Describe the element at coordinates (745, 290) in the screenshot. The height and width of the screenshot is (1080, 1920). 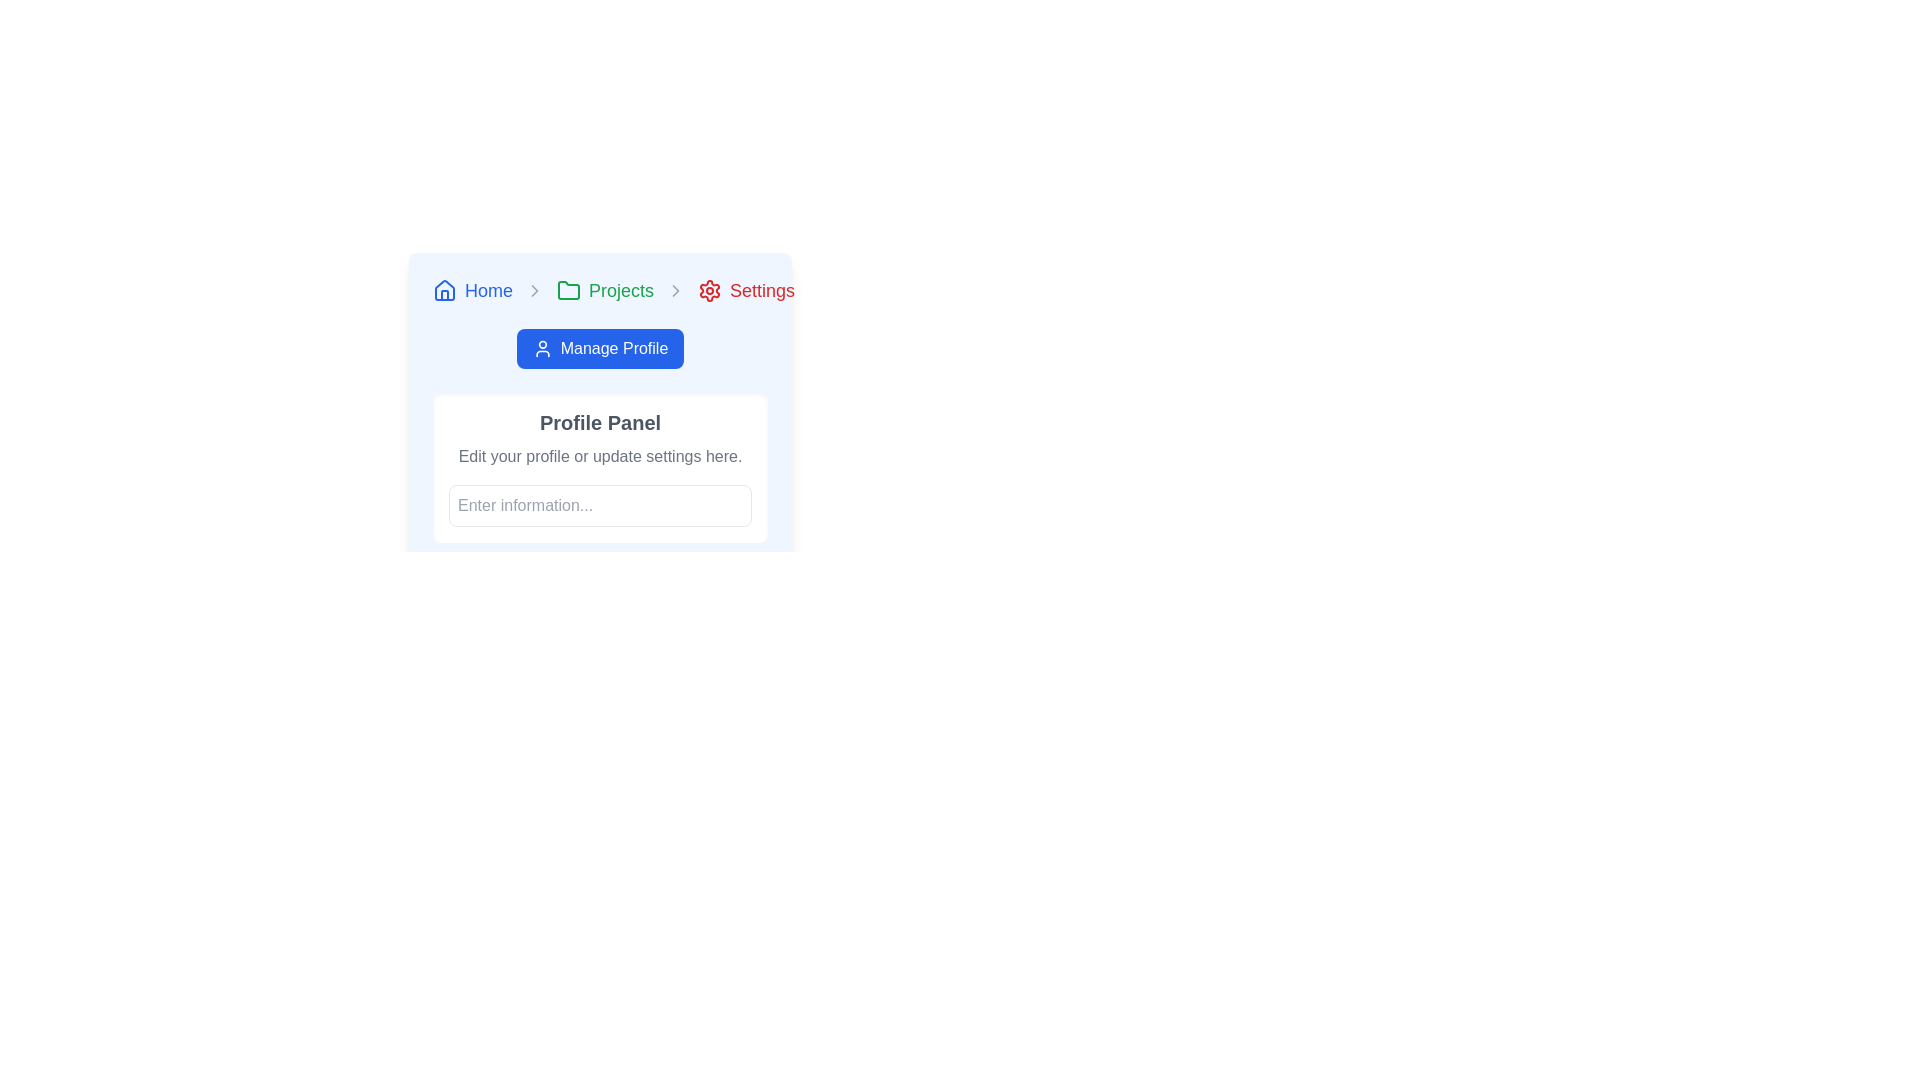
I see `the 'Settings' text, which is a red text and icon pair located in the navigation bar` at that location.